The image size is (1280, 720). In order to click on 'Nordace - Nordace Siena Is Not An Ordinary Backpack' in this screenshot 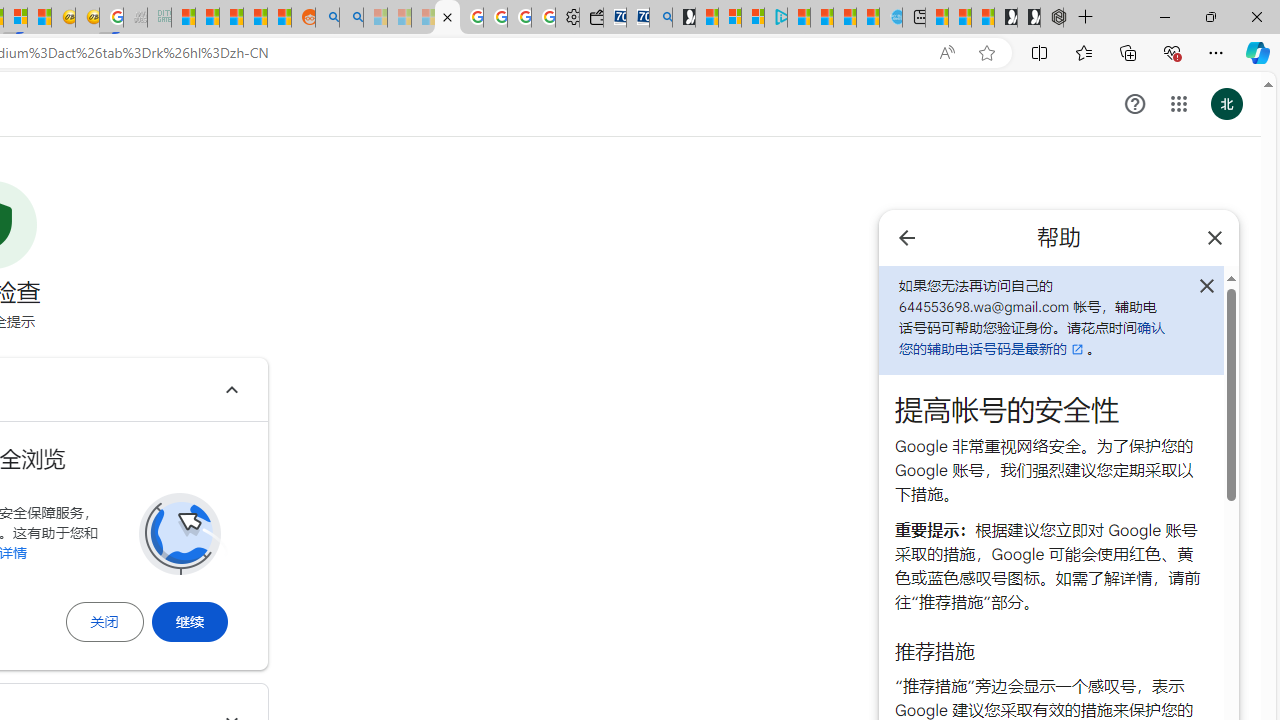, I will do `click(1051, 17)`.